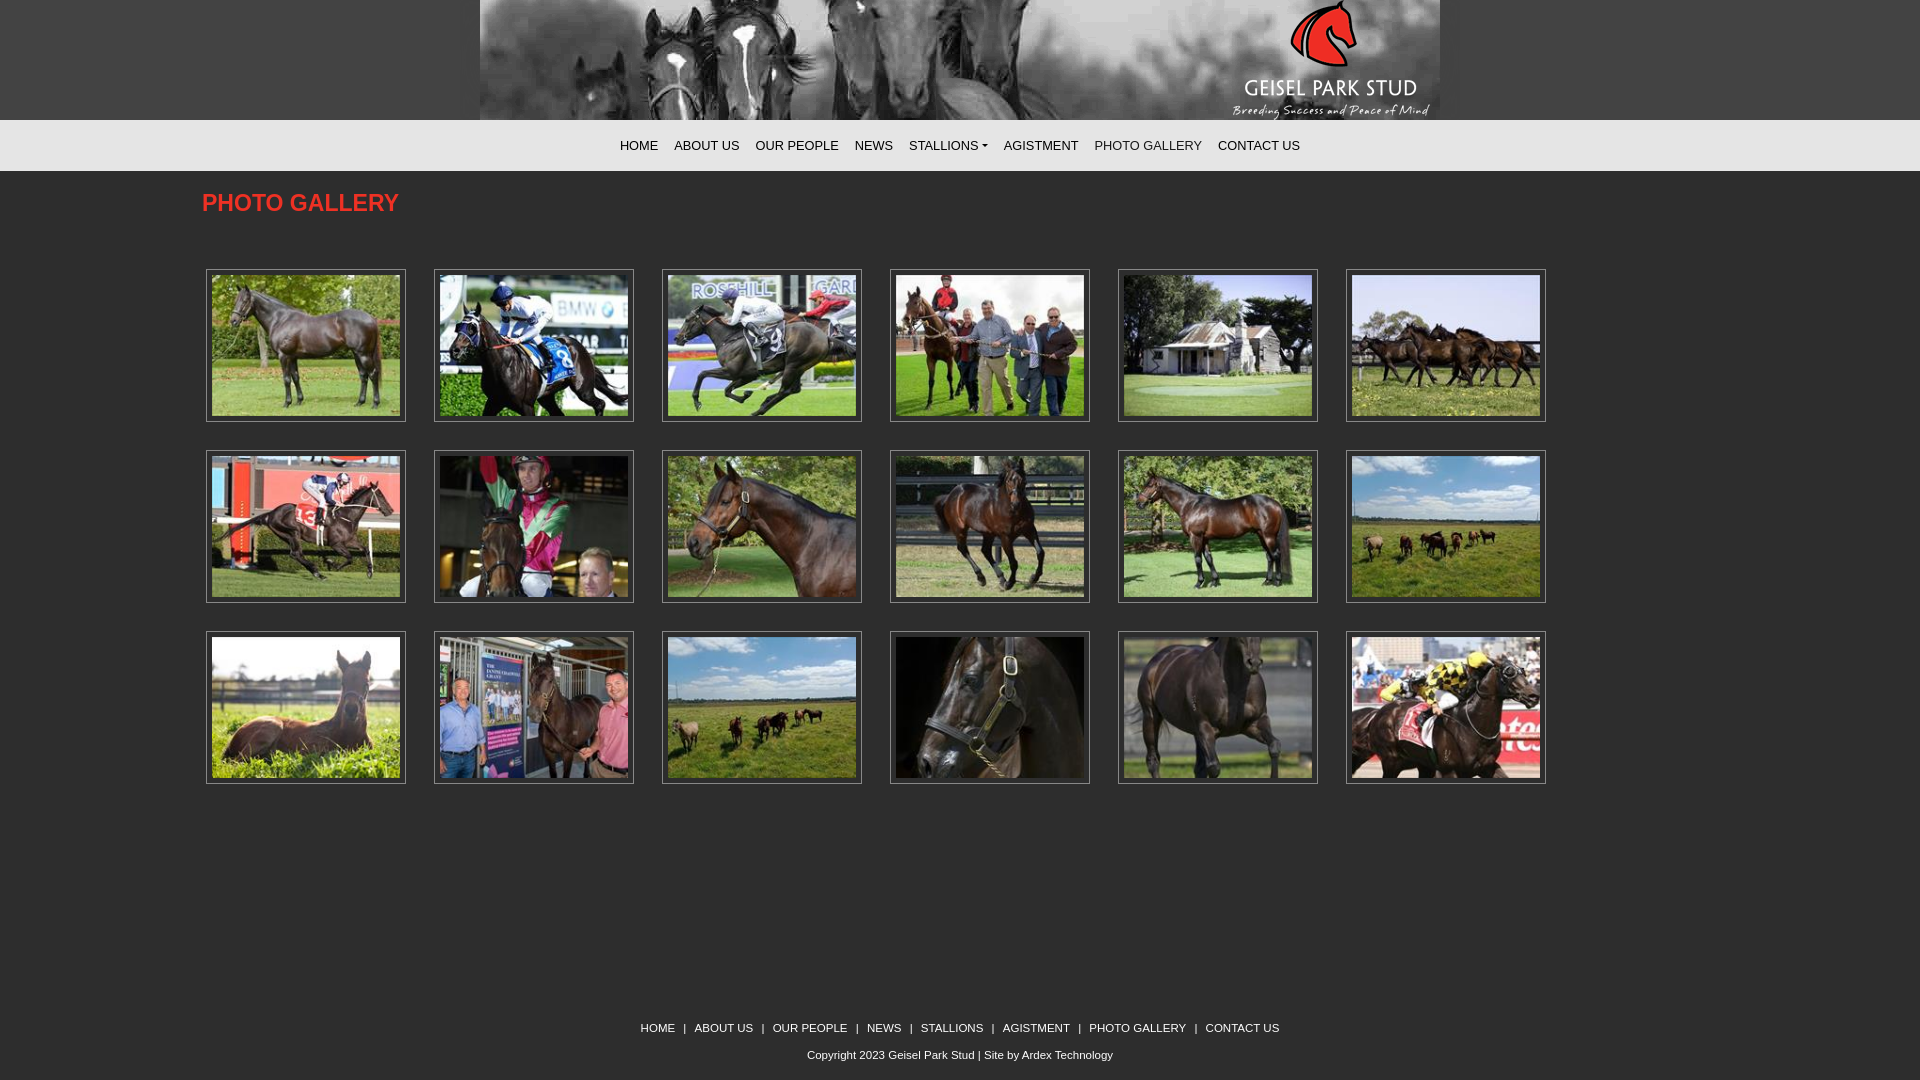 This screenshot has height=1080, width=1920. I want to click on 'AGISTMENT', so click(1040, 144).